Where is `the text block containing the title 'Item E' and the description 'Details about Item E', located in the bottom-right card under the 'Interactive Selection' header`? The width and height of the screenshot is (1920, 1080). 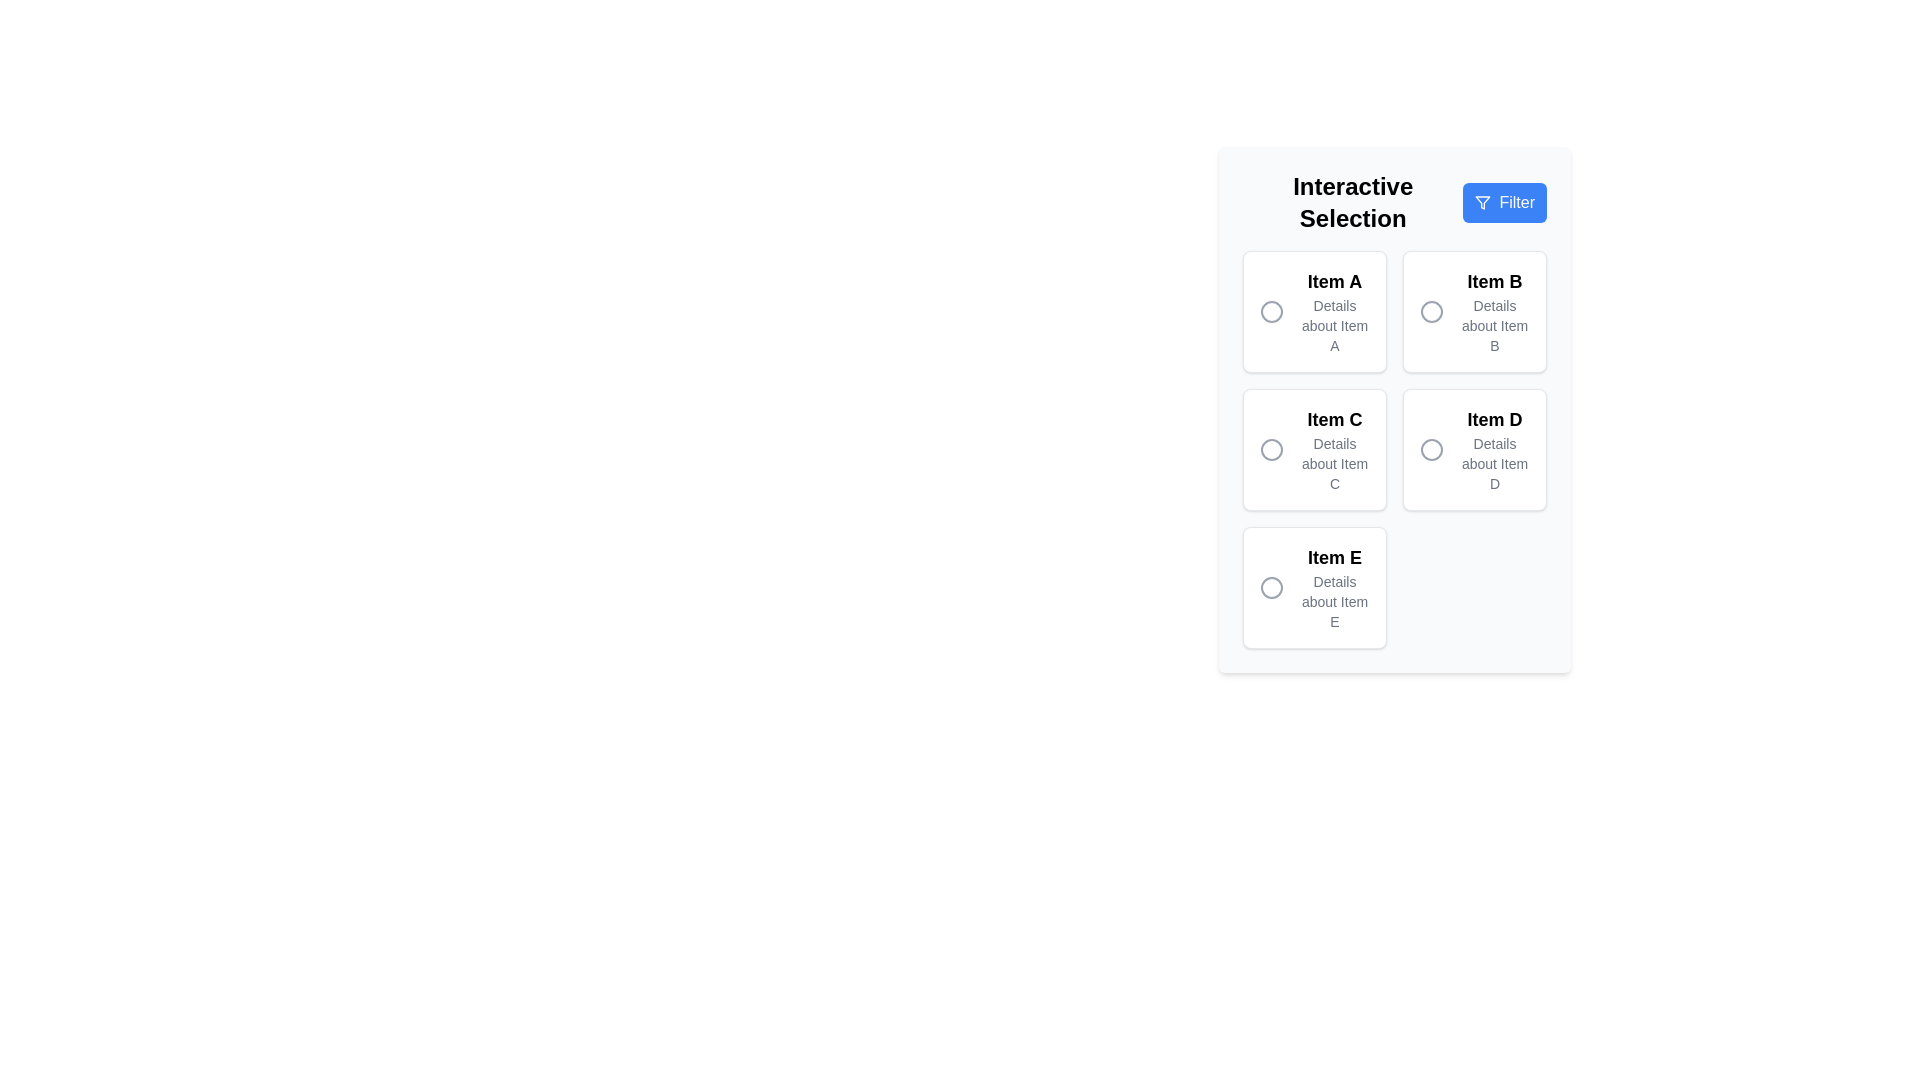
the text block containing the title 'Item E' and the description 'Details about Item E', located in the bottom-right card under the 'Interactive Selection' header is located at coordinates (1334, 586).